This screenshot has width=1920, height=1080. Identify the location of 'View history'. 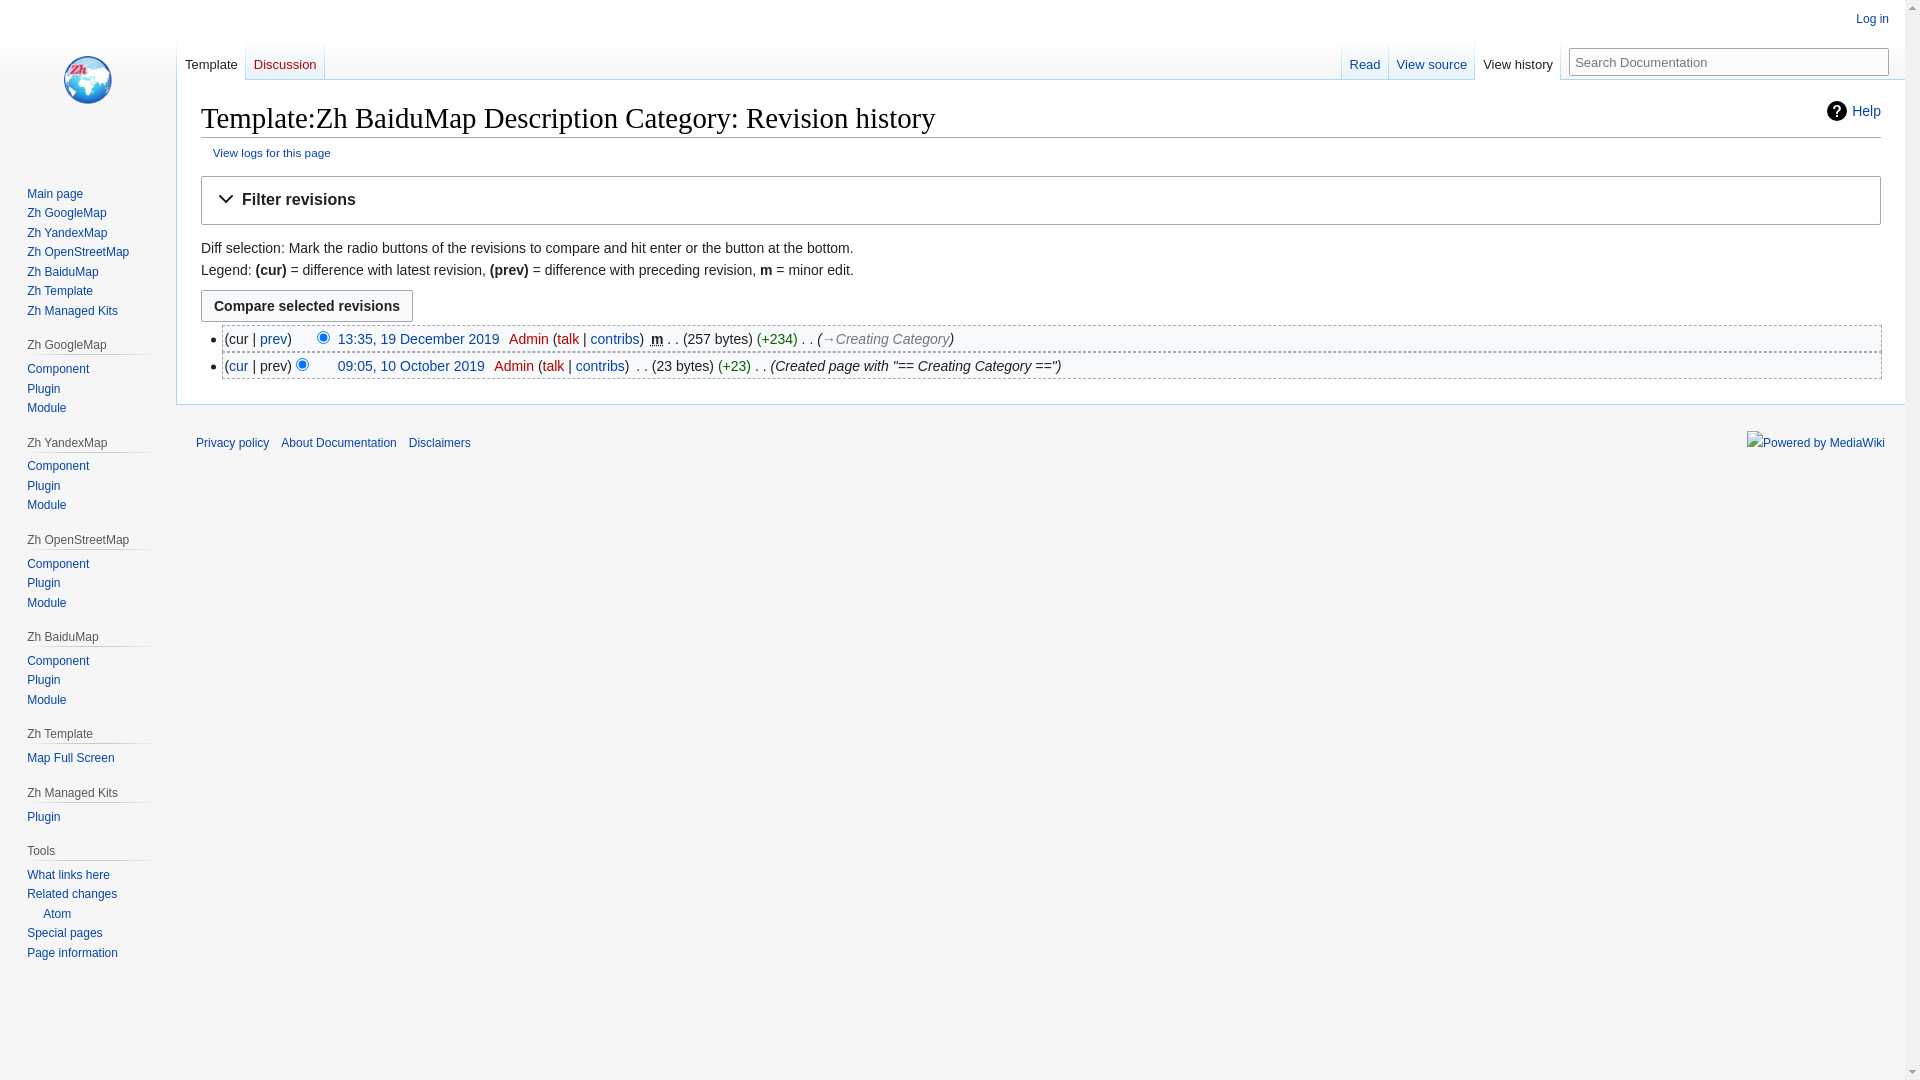
(1517, 59).